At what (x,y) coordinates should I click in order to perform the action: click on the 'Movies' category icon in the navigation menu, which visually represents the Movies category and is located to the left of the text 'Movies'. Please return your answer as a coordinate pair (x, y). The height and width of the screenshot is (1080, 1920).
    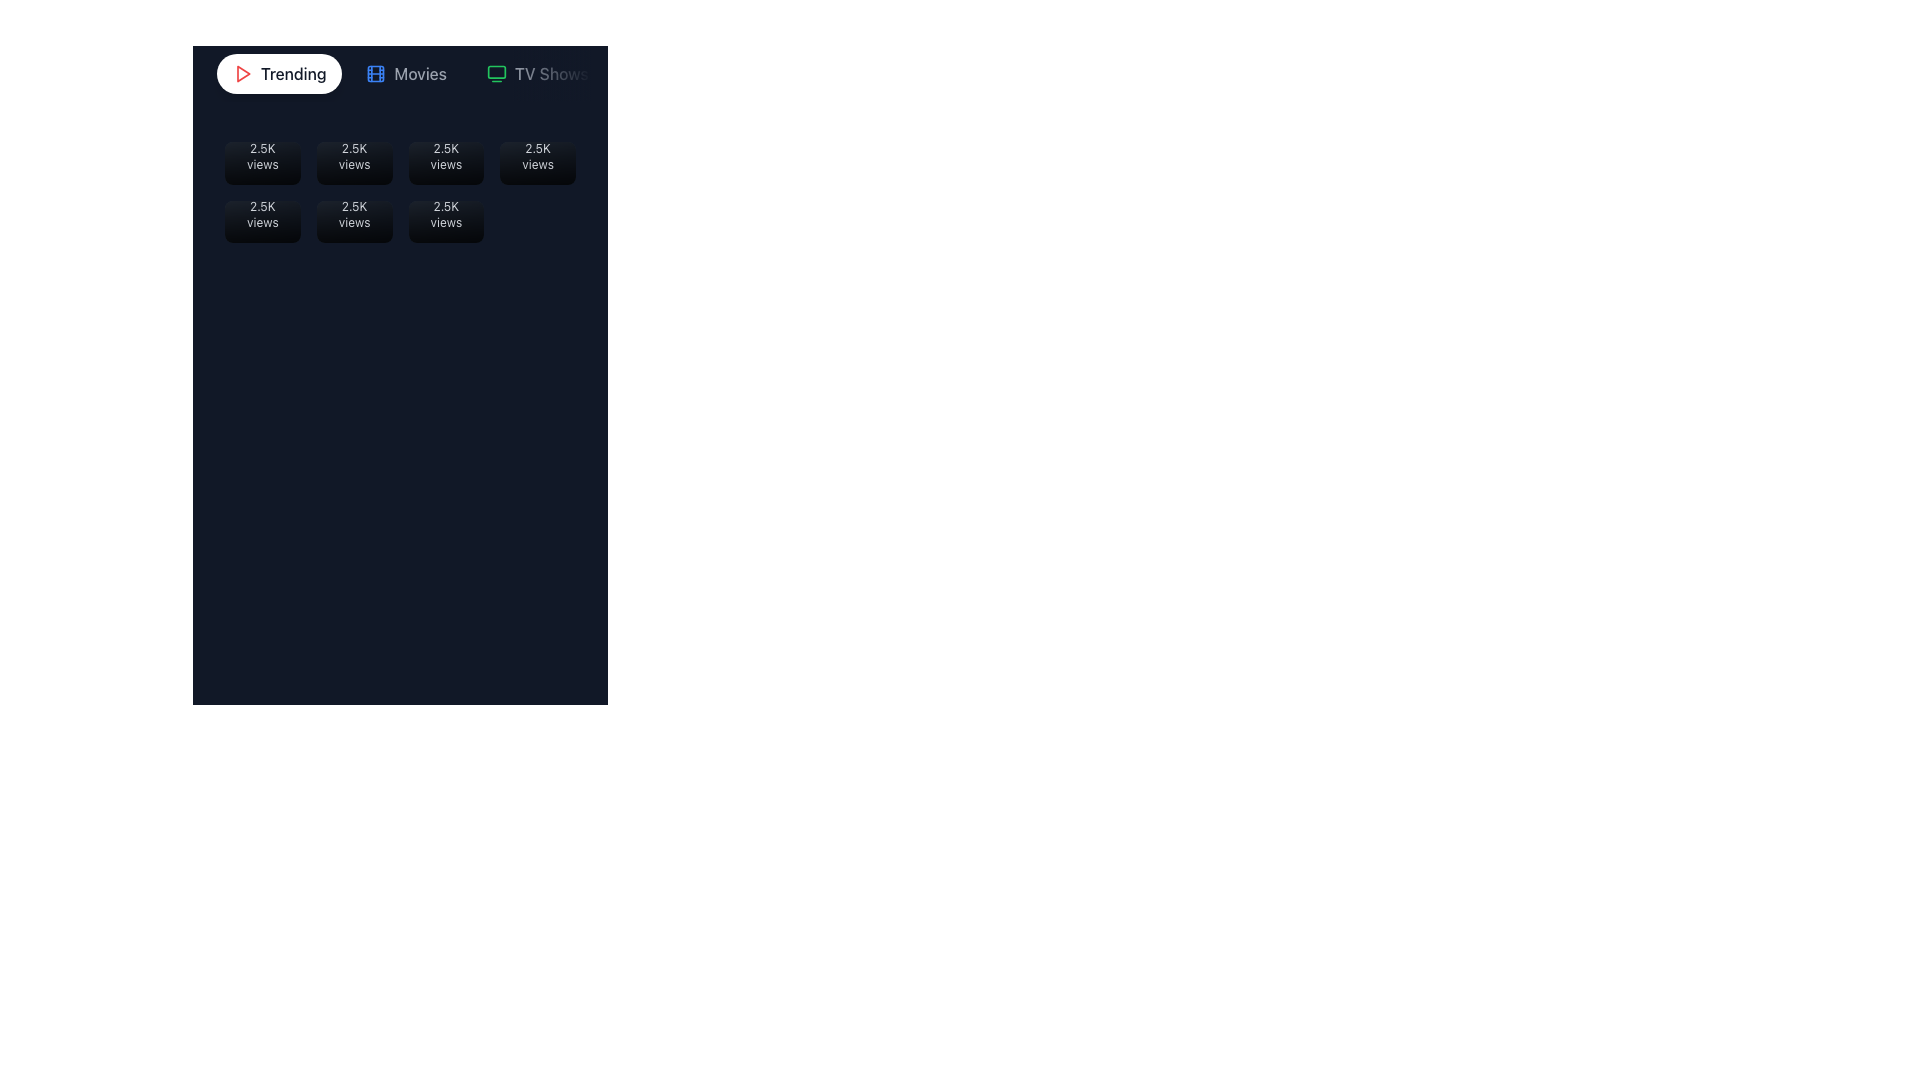
    Looking at the image, I should click on (376, 72).